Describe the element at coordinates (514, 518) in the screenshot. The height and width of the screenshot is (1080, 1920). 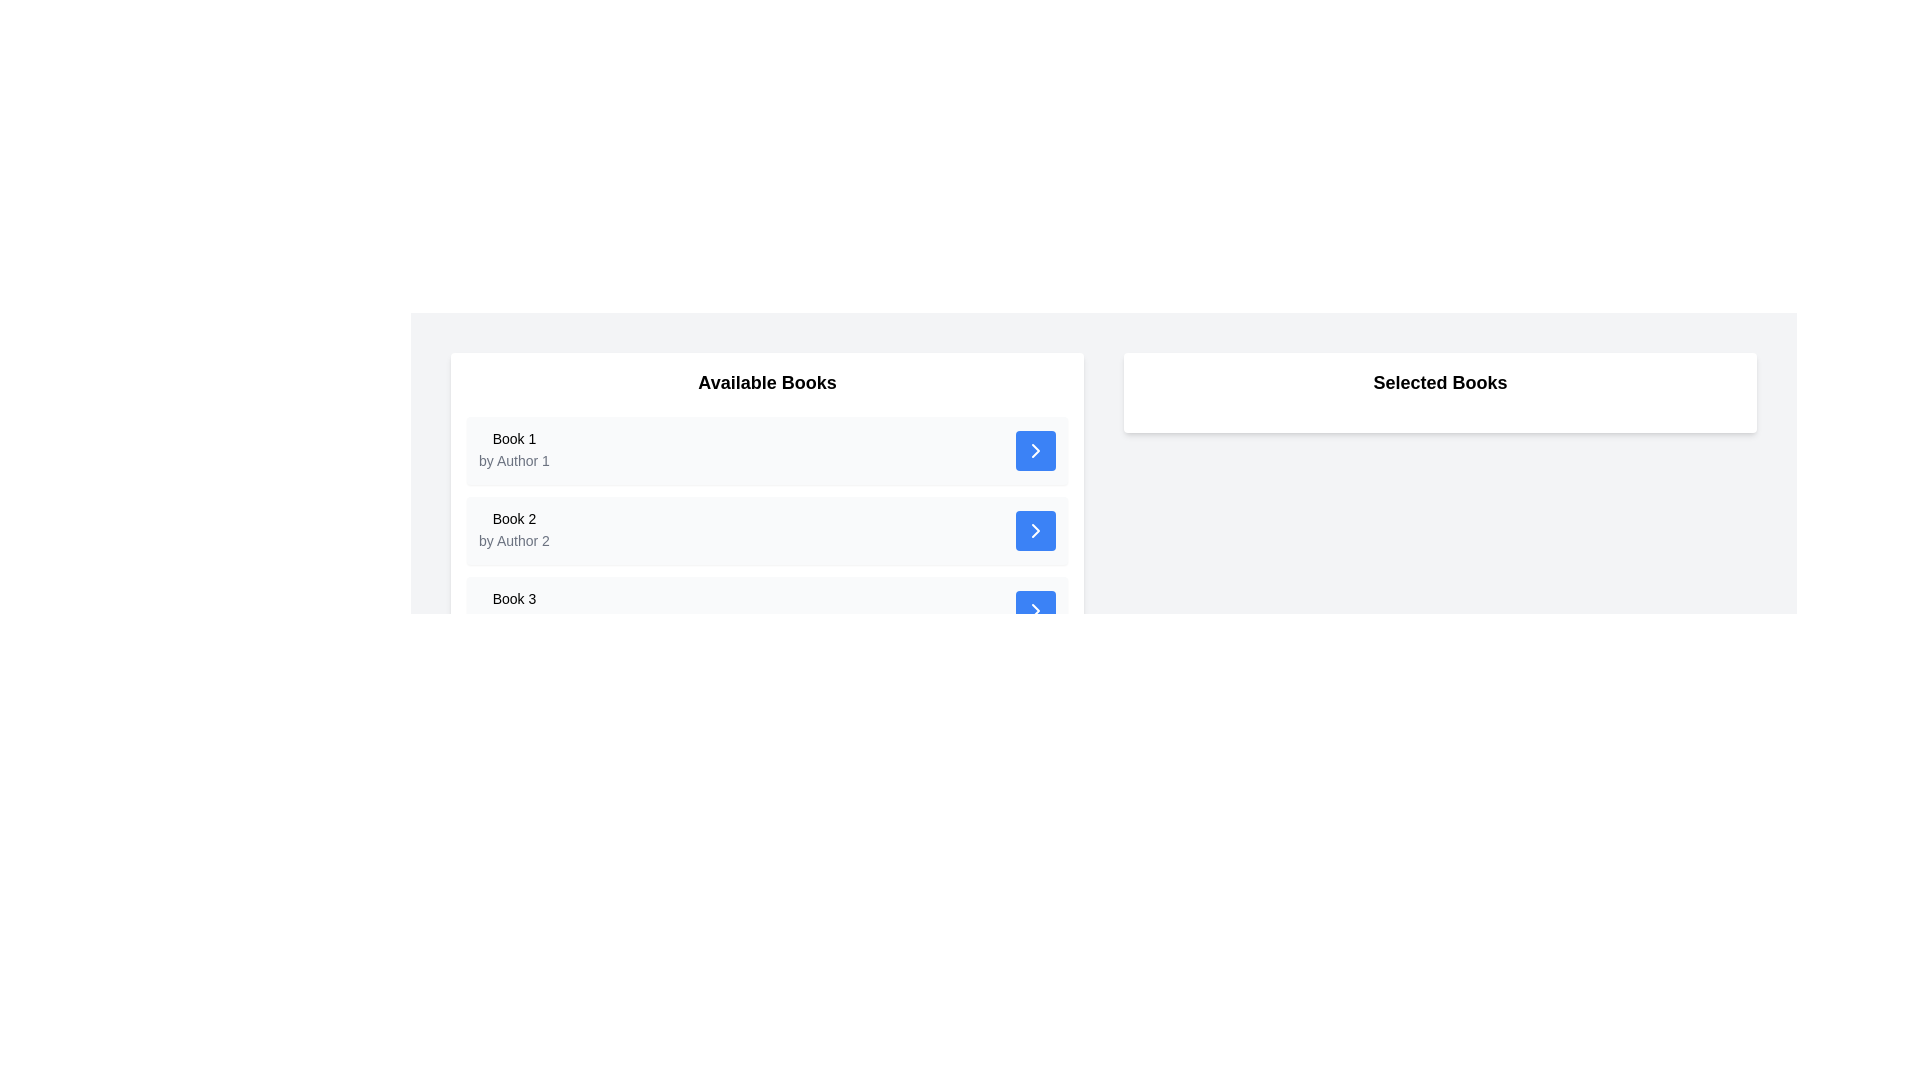
I see `the text label displaying 'Book 2', which is part of the 'Available Books' section` at that location.